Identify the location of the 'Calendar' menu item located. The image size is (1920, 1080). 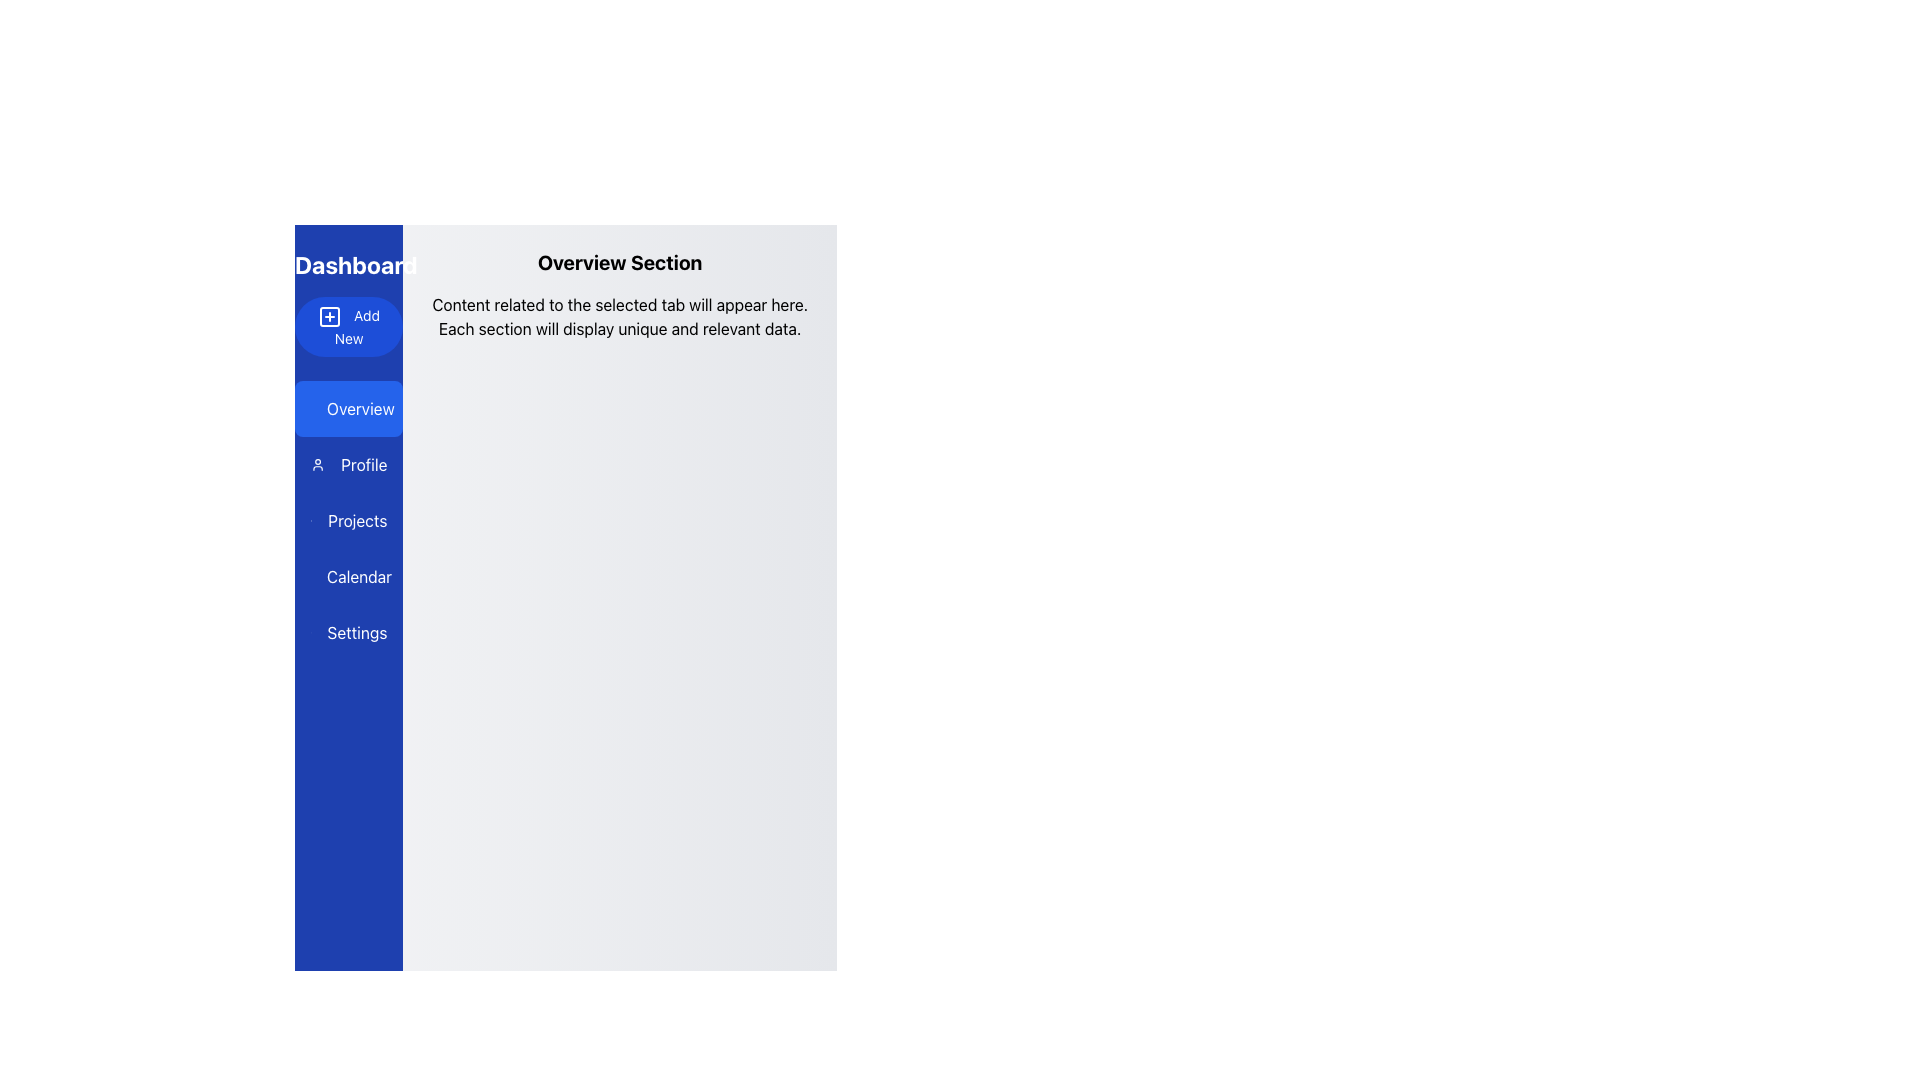
(349, 577).